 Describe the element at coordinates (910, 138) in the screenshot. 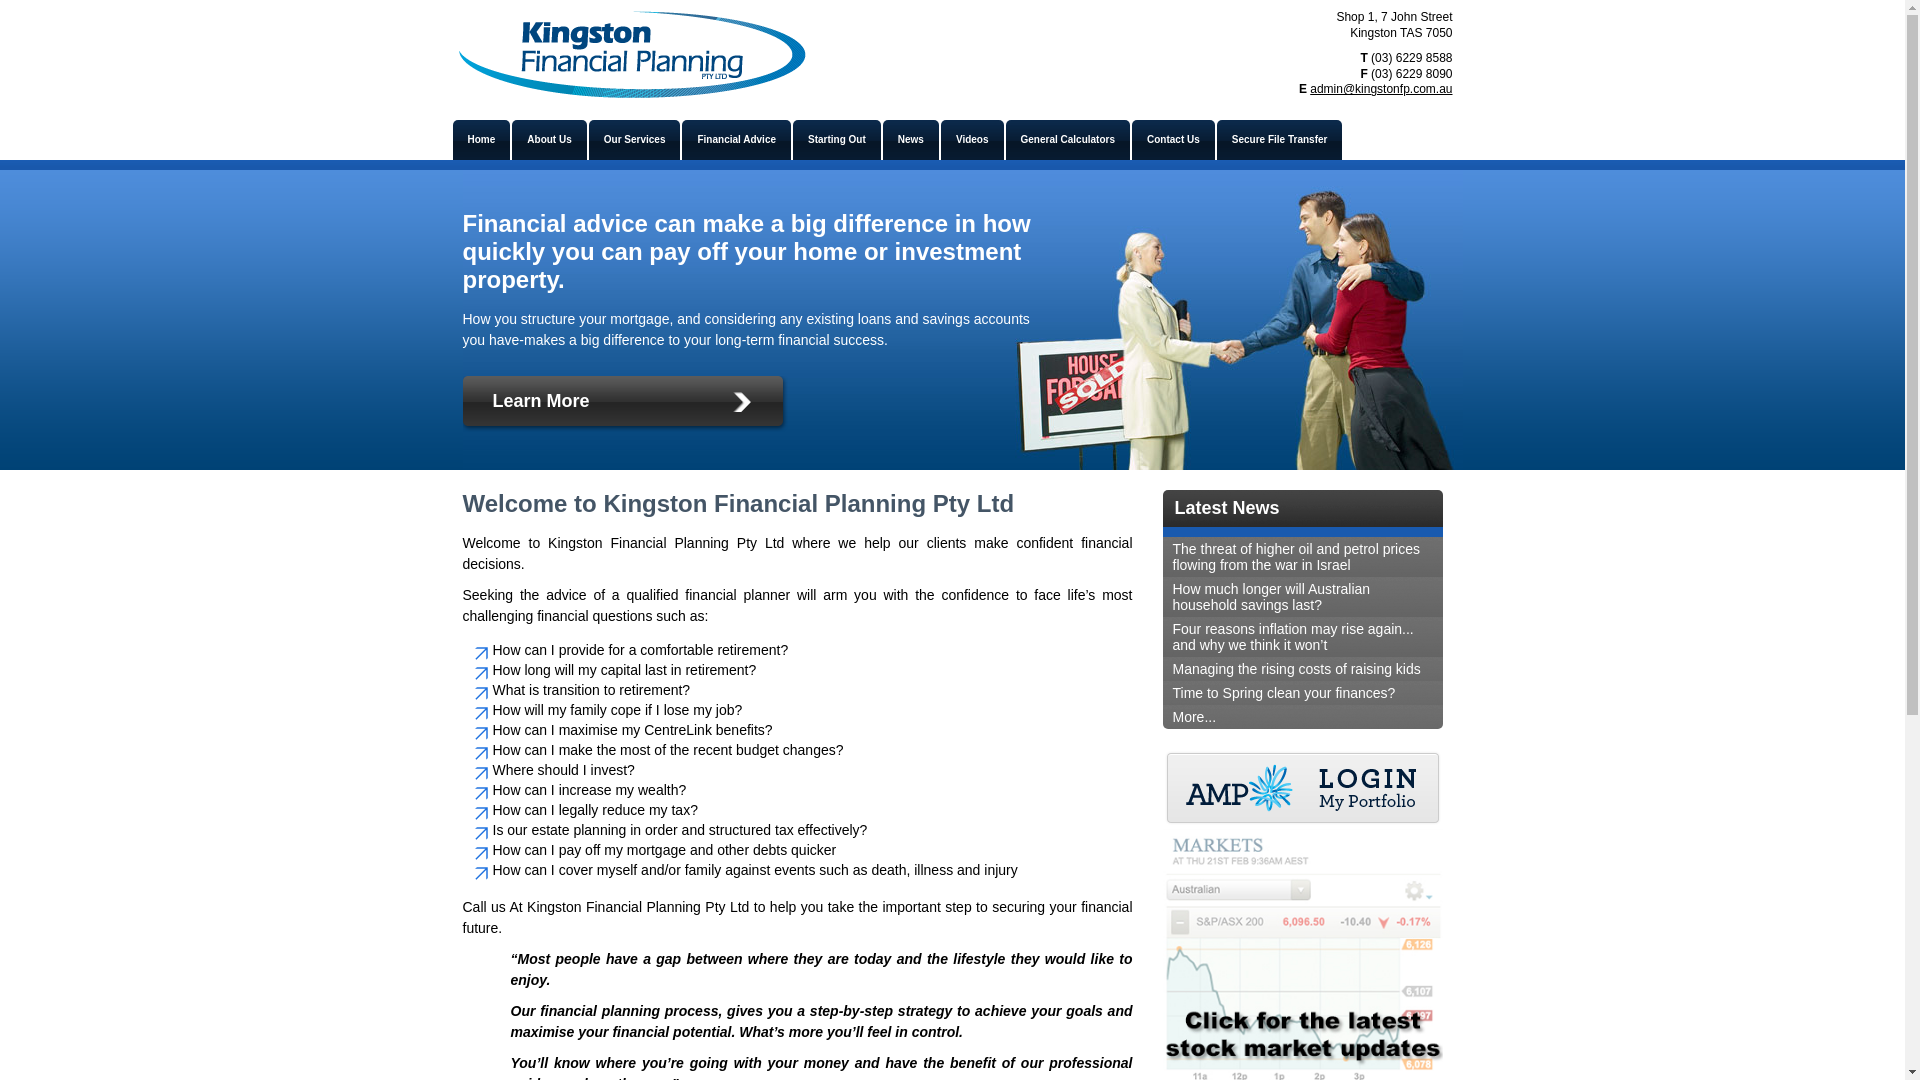

I see `'News'` at that location.